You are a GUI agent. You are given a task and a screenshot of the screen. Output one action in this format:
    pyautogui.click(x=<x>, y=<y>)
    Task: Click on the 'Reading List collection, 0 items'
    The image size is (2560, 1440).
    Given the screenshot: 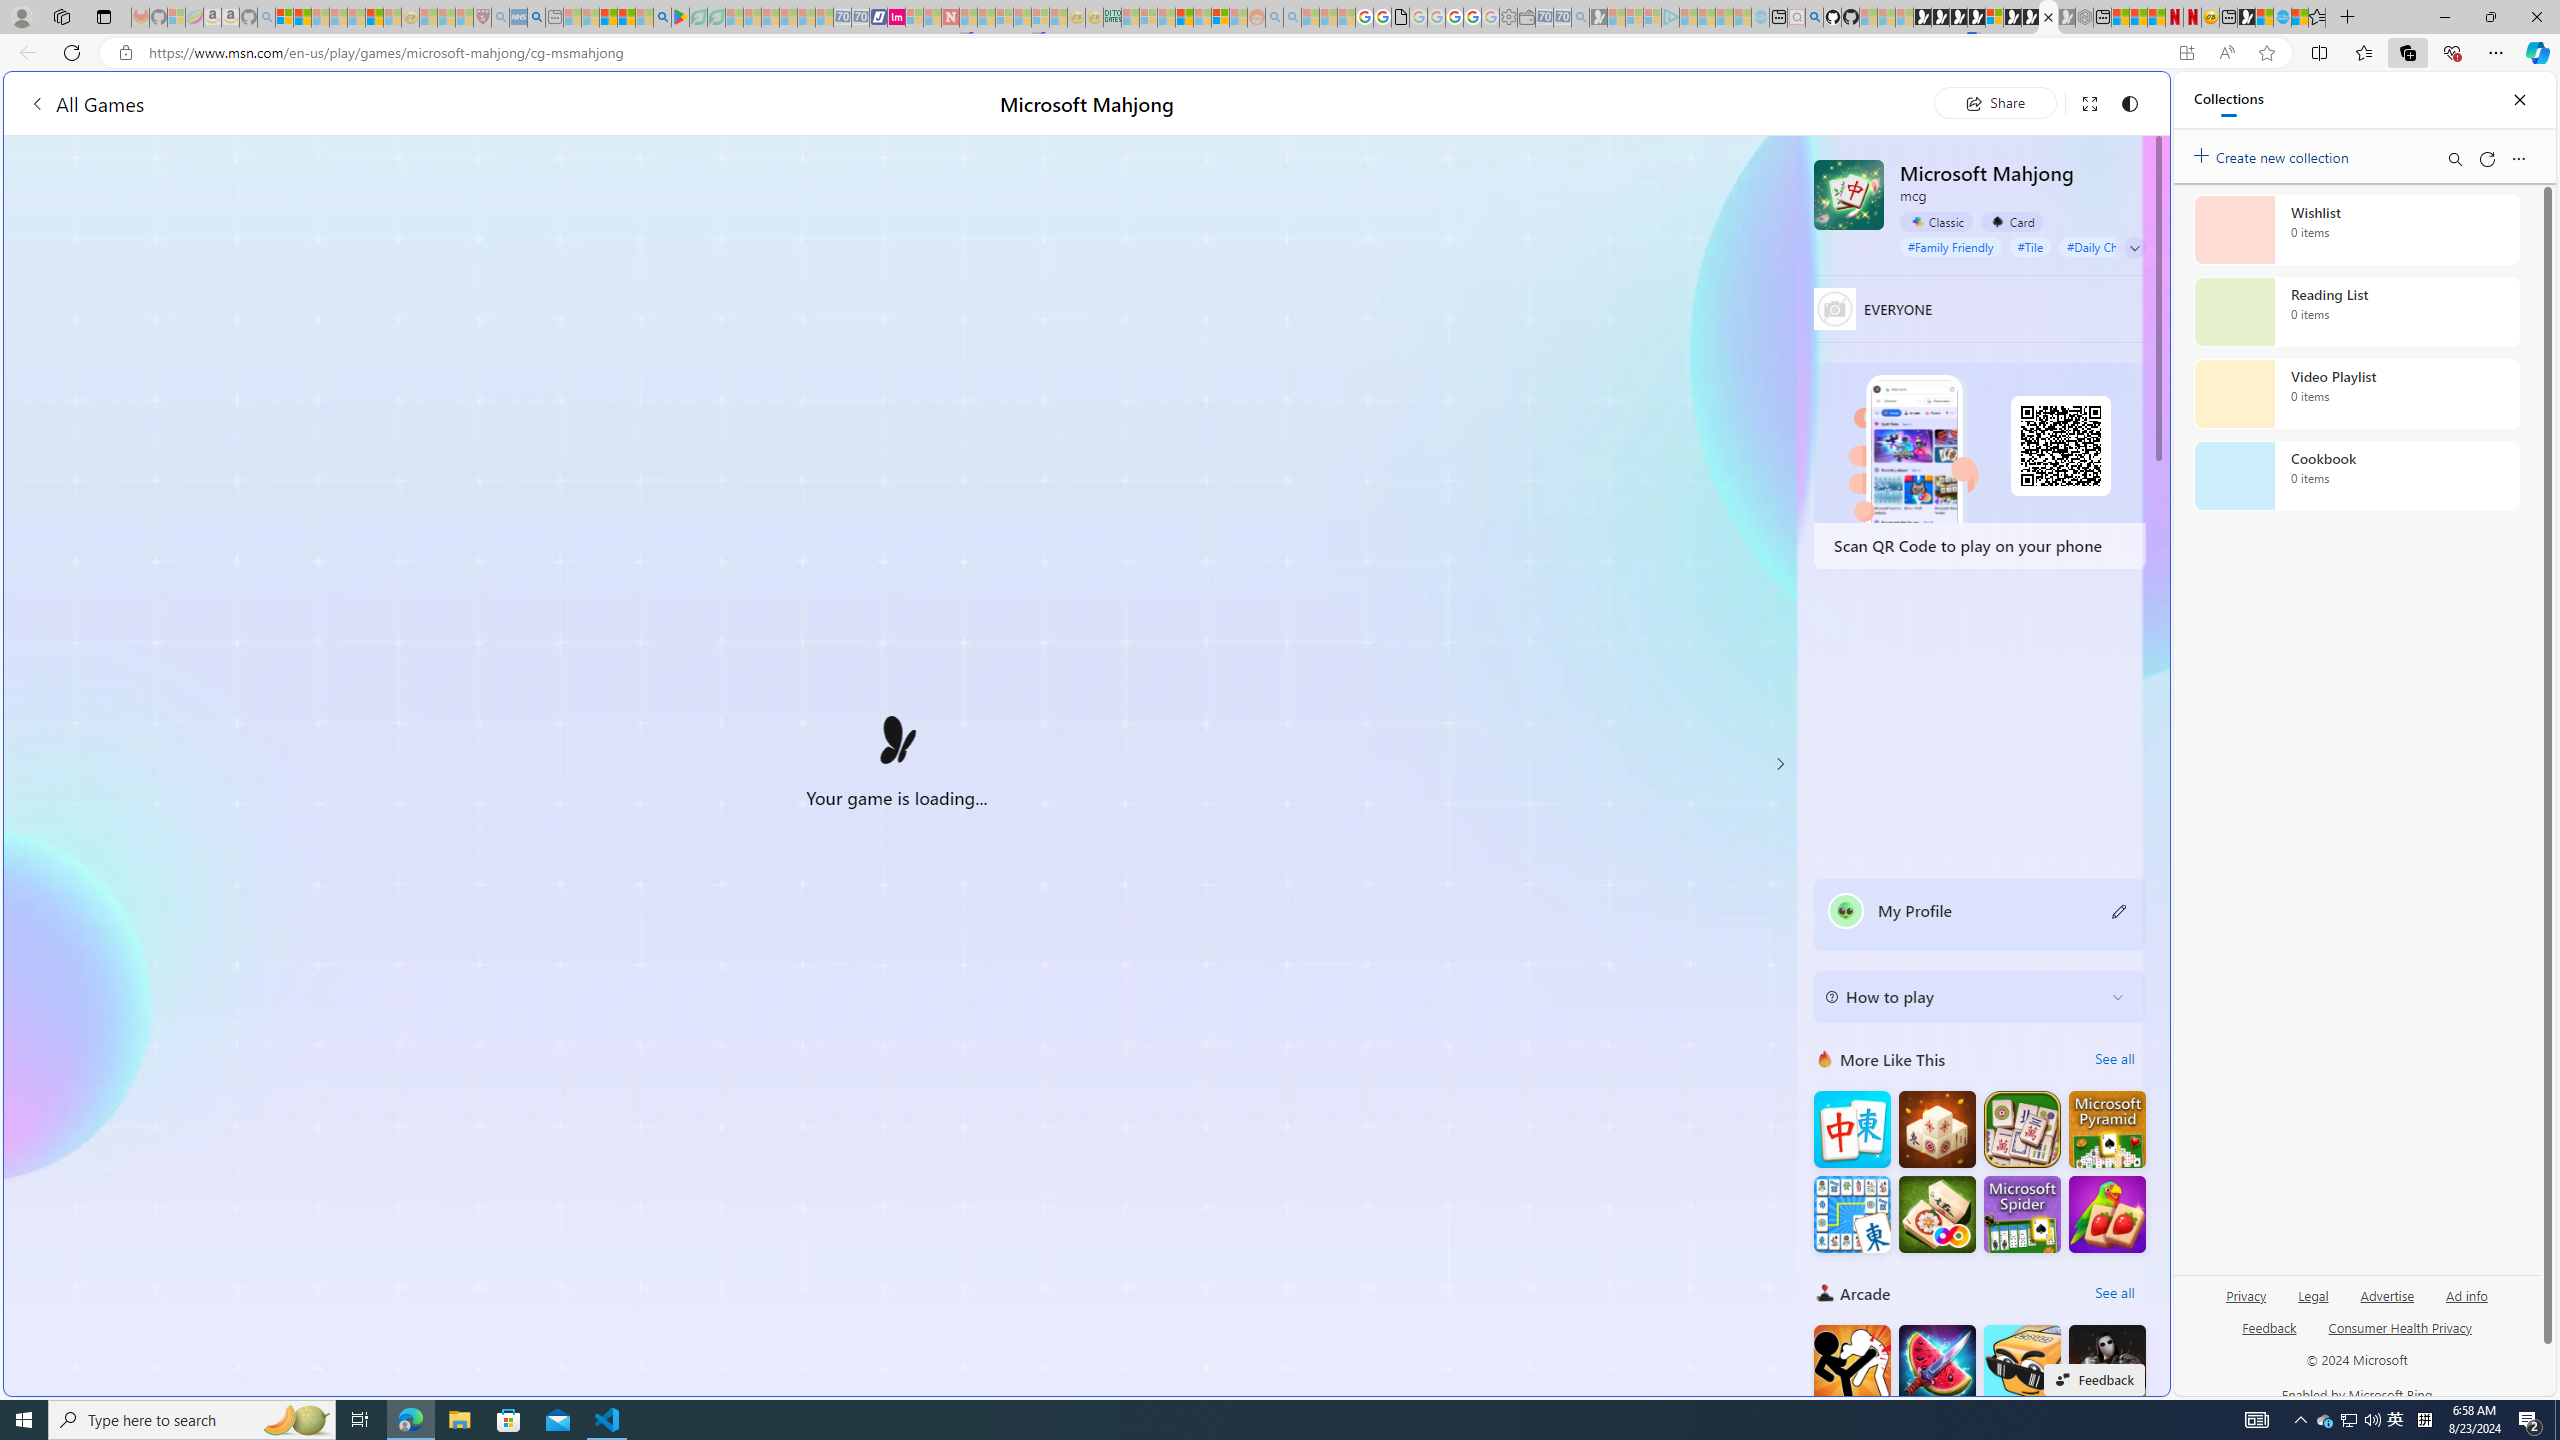 What is the action you would take?
    pyautogui.click(x=2356, y=310)
    